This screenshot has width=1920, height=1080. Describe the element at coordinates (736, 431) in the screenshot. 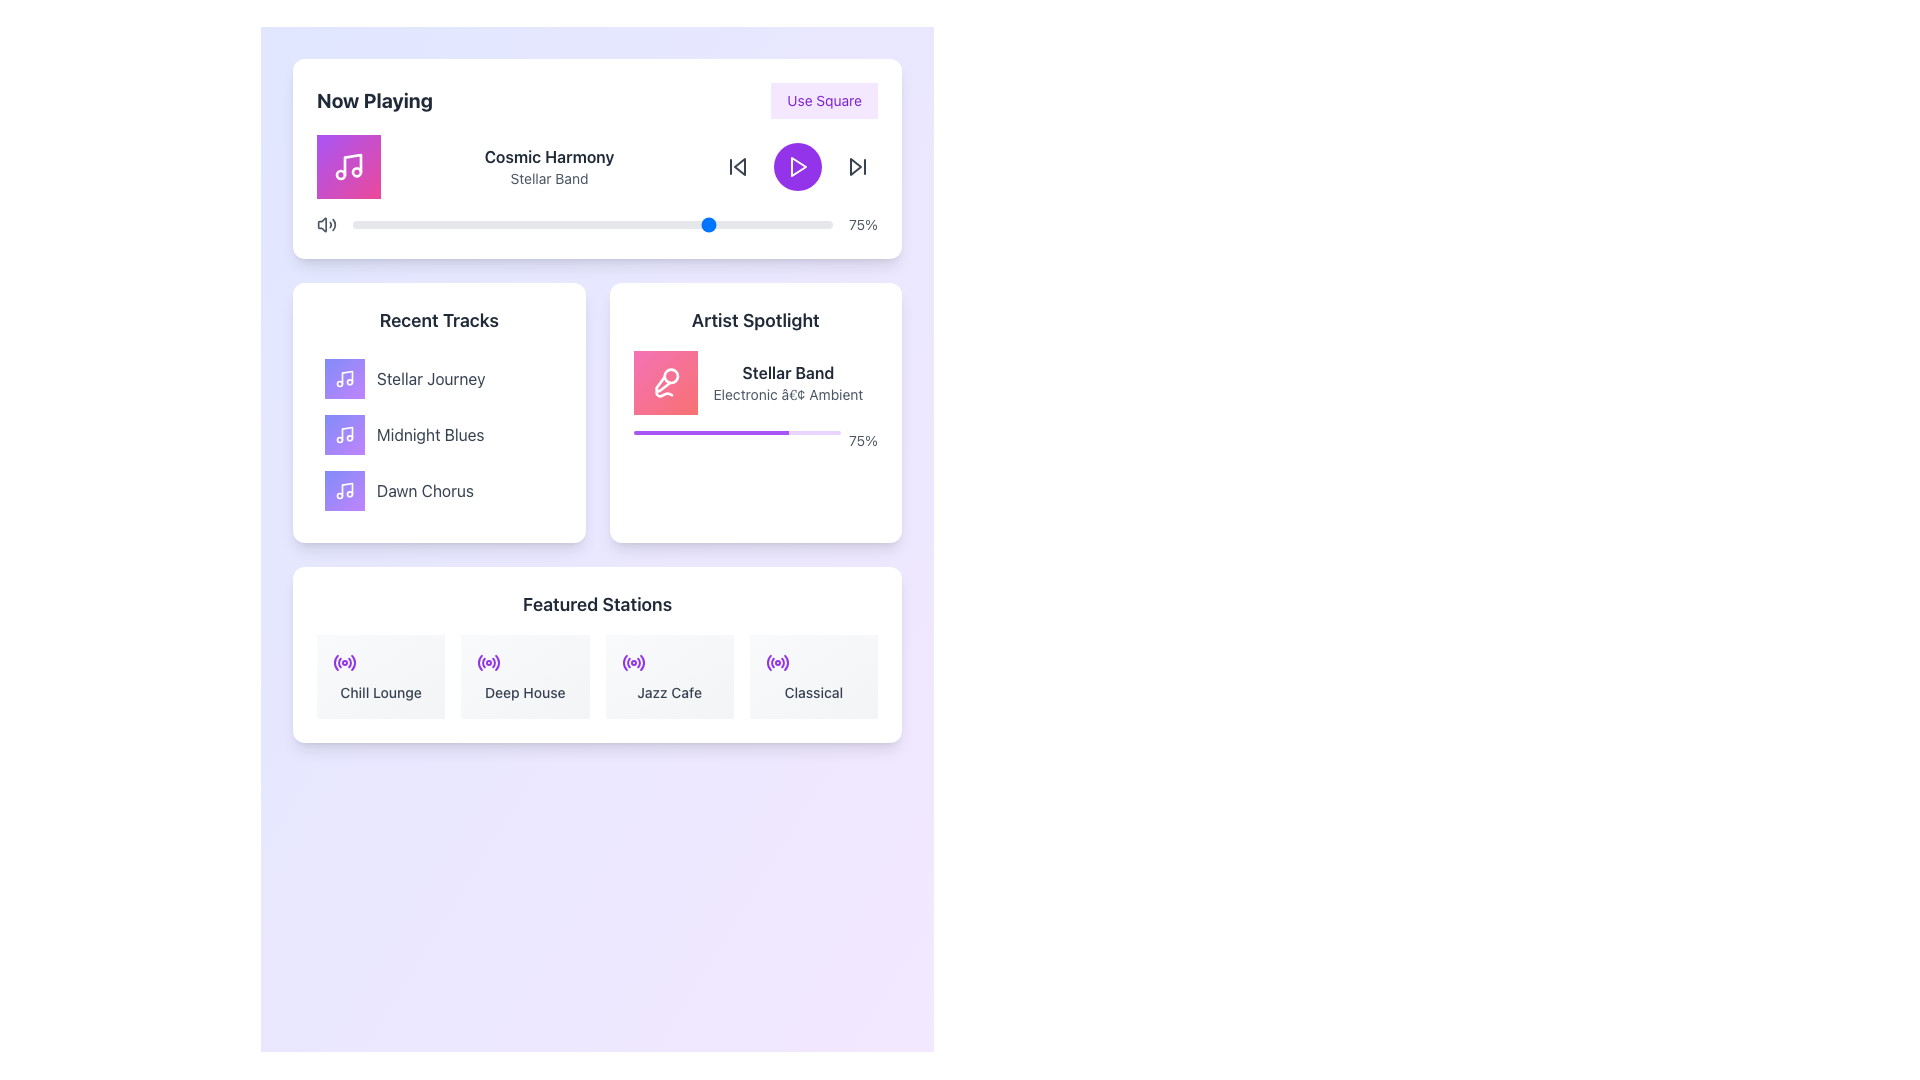

I see `the Progress bar located in the 'Artist Spotlight' card beneath the text 'Electronic Ambient', positioned horizontally next to the percentage value '75%'` at that location.